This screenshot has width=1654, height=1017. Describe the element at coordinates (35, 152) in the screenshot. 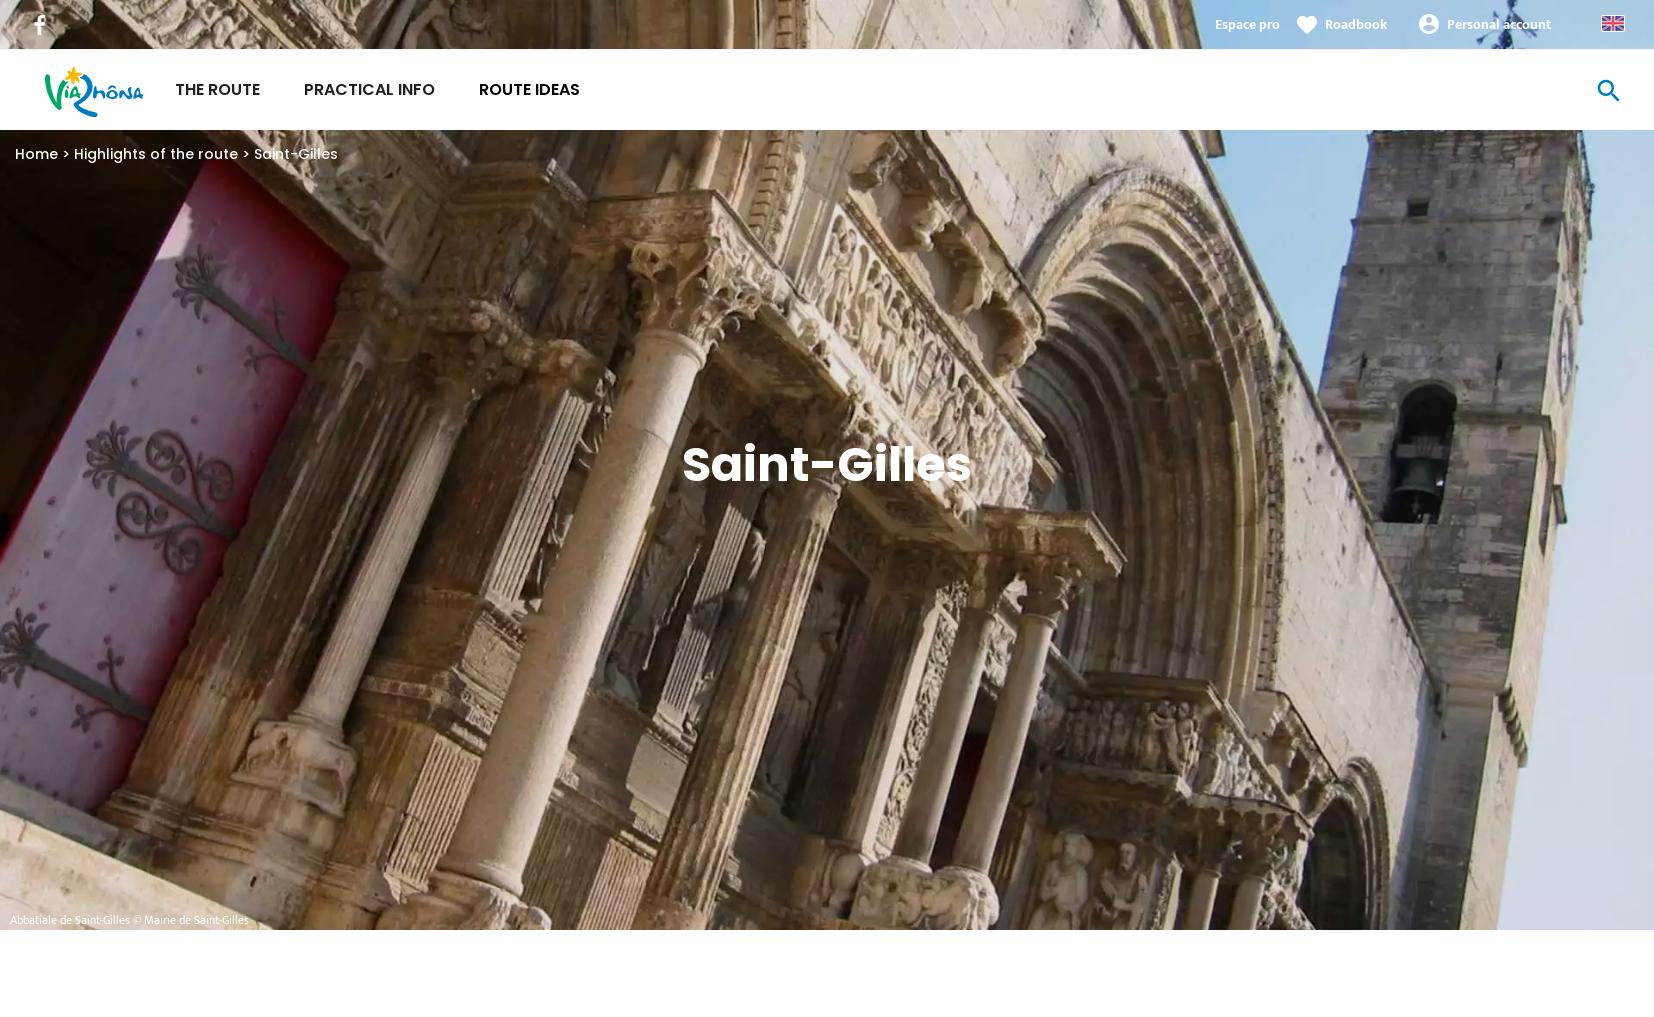

I see `'Home'` at that location.